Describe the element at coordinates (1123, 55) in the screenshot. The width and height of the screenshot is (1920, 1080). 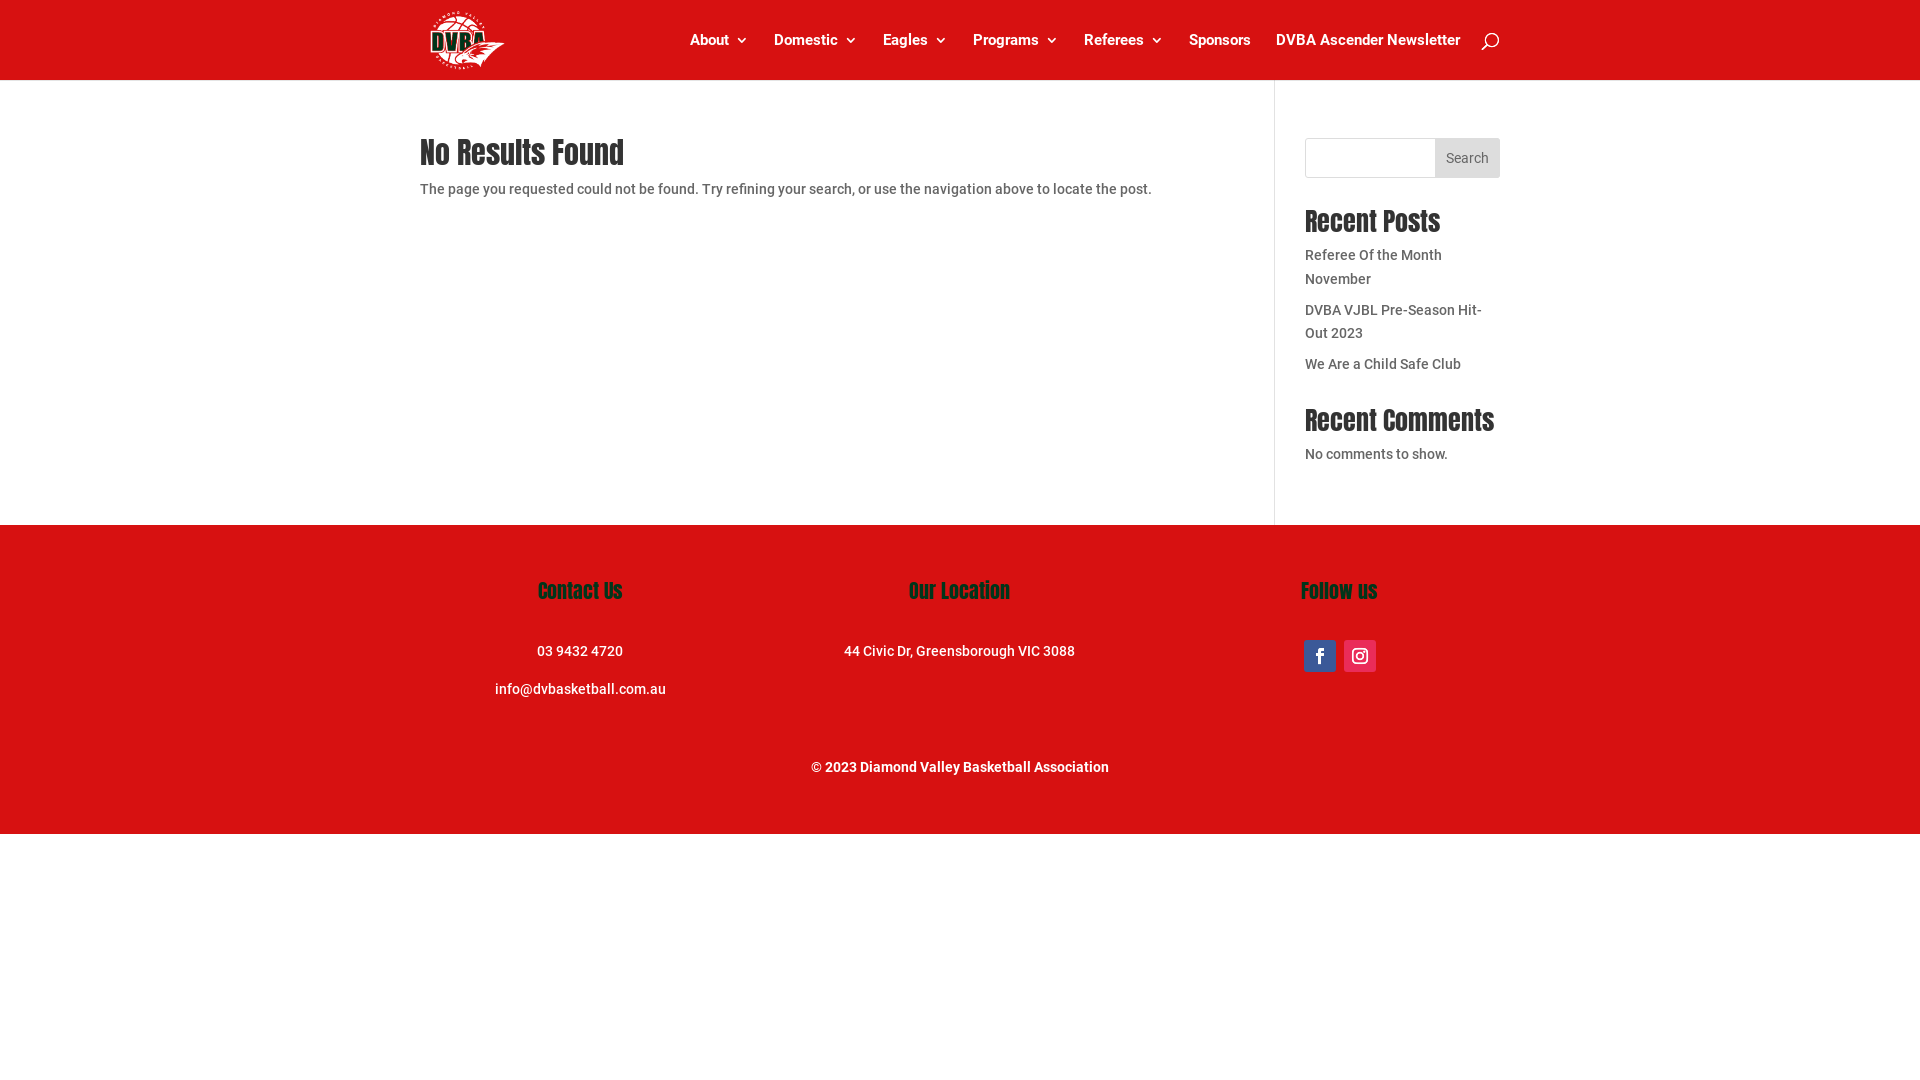
I see `'Referees'` at that location.